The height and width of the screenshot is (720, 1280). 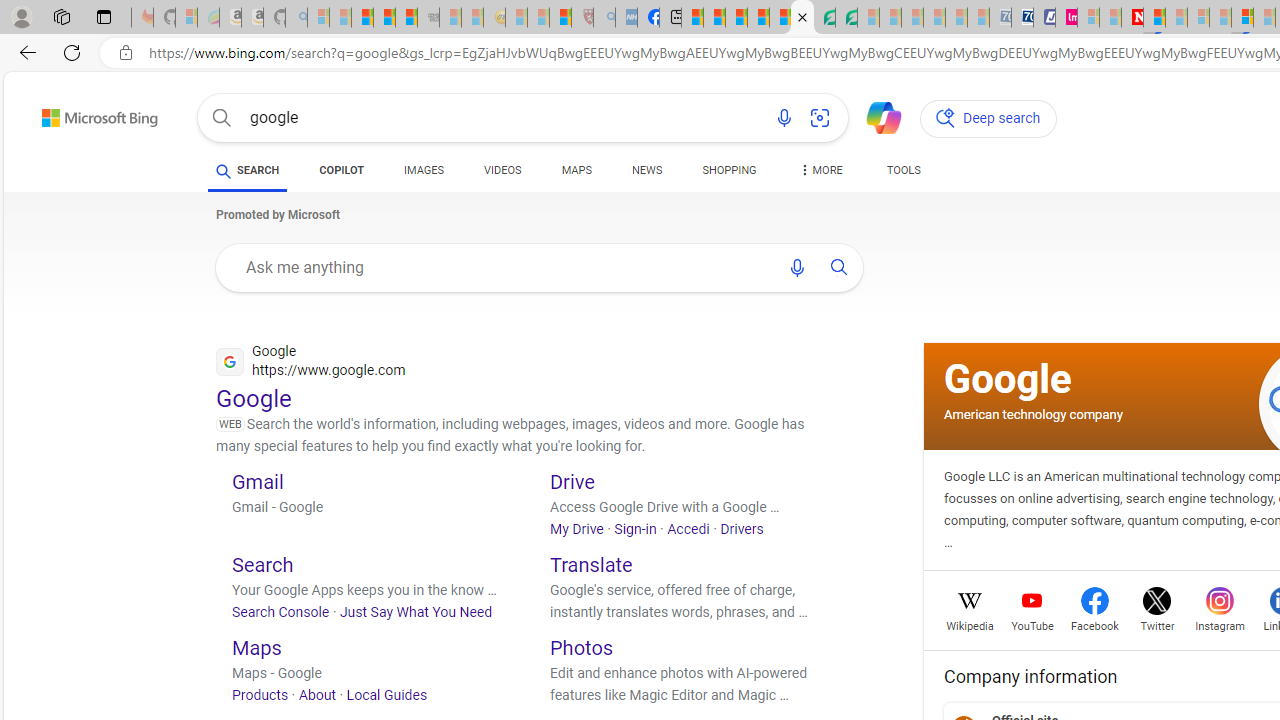 What do you see at coordinates (728, 170) in the screenshot?
I see `'SHOPPING'` at bounding box center [728, 170].